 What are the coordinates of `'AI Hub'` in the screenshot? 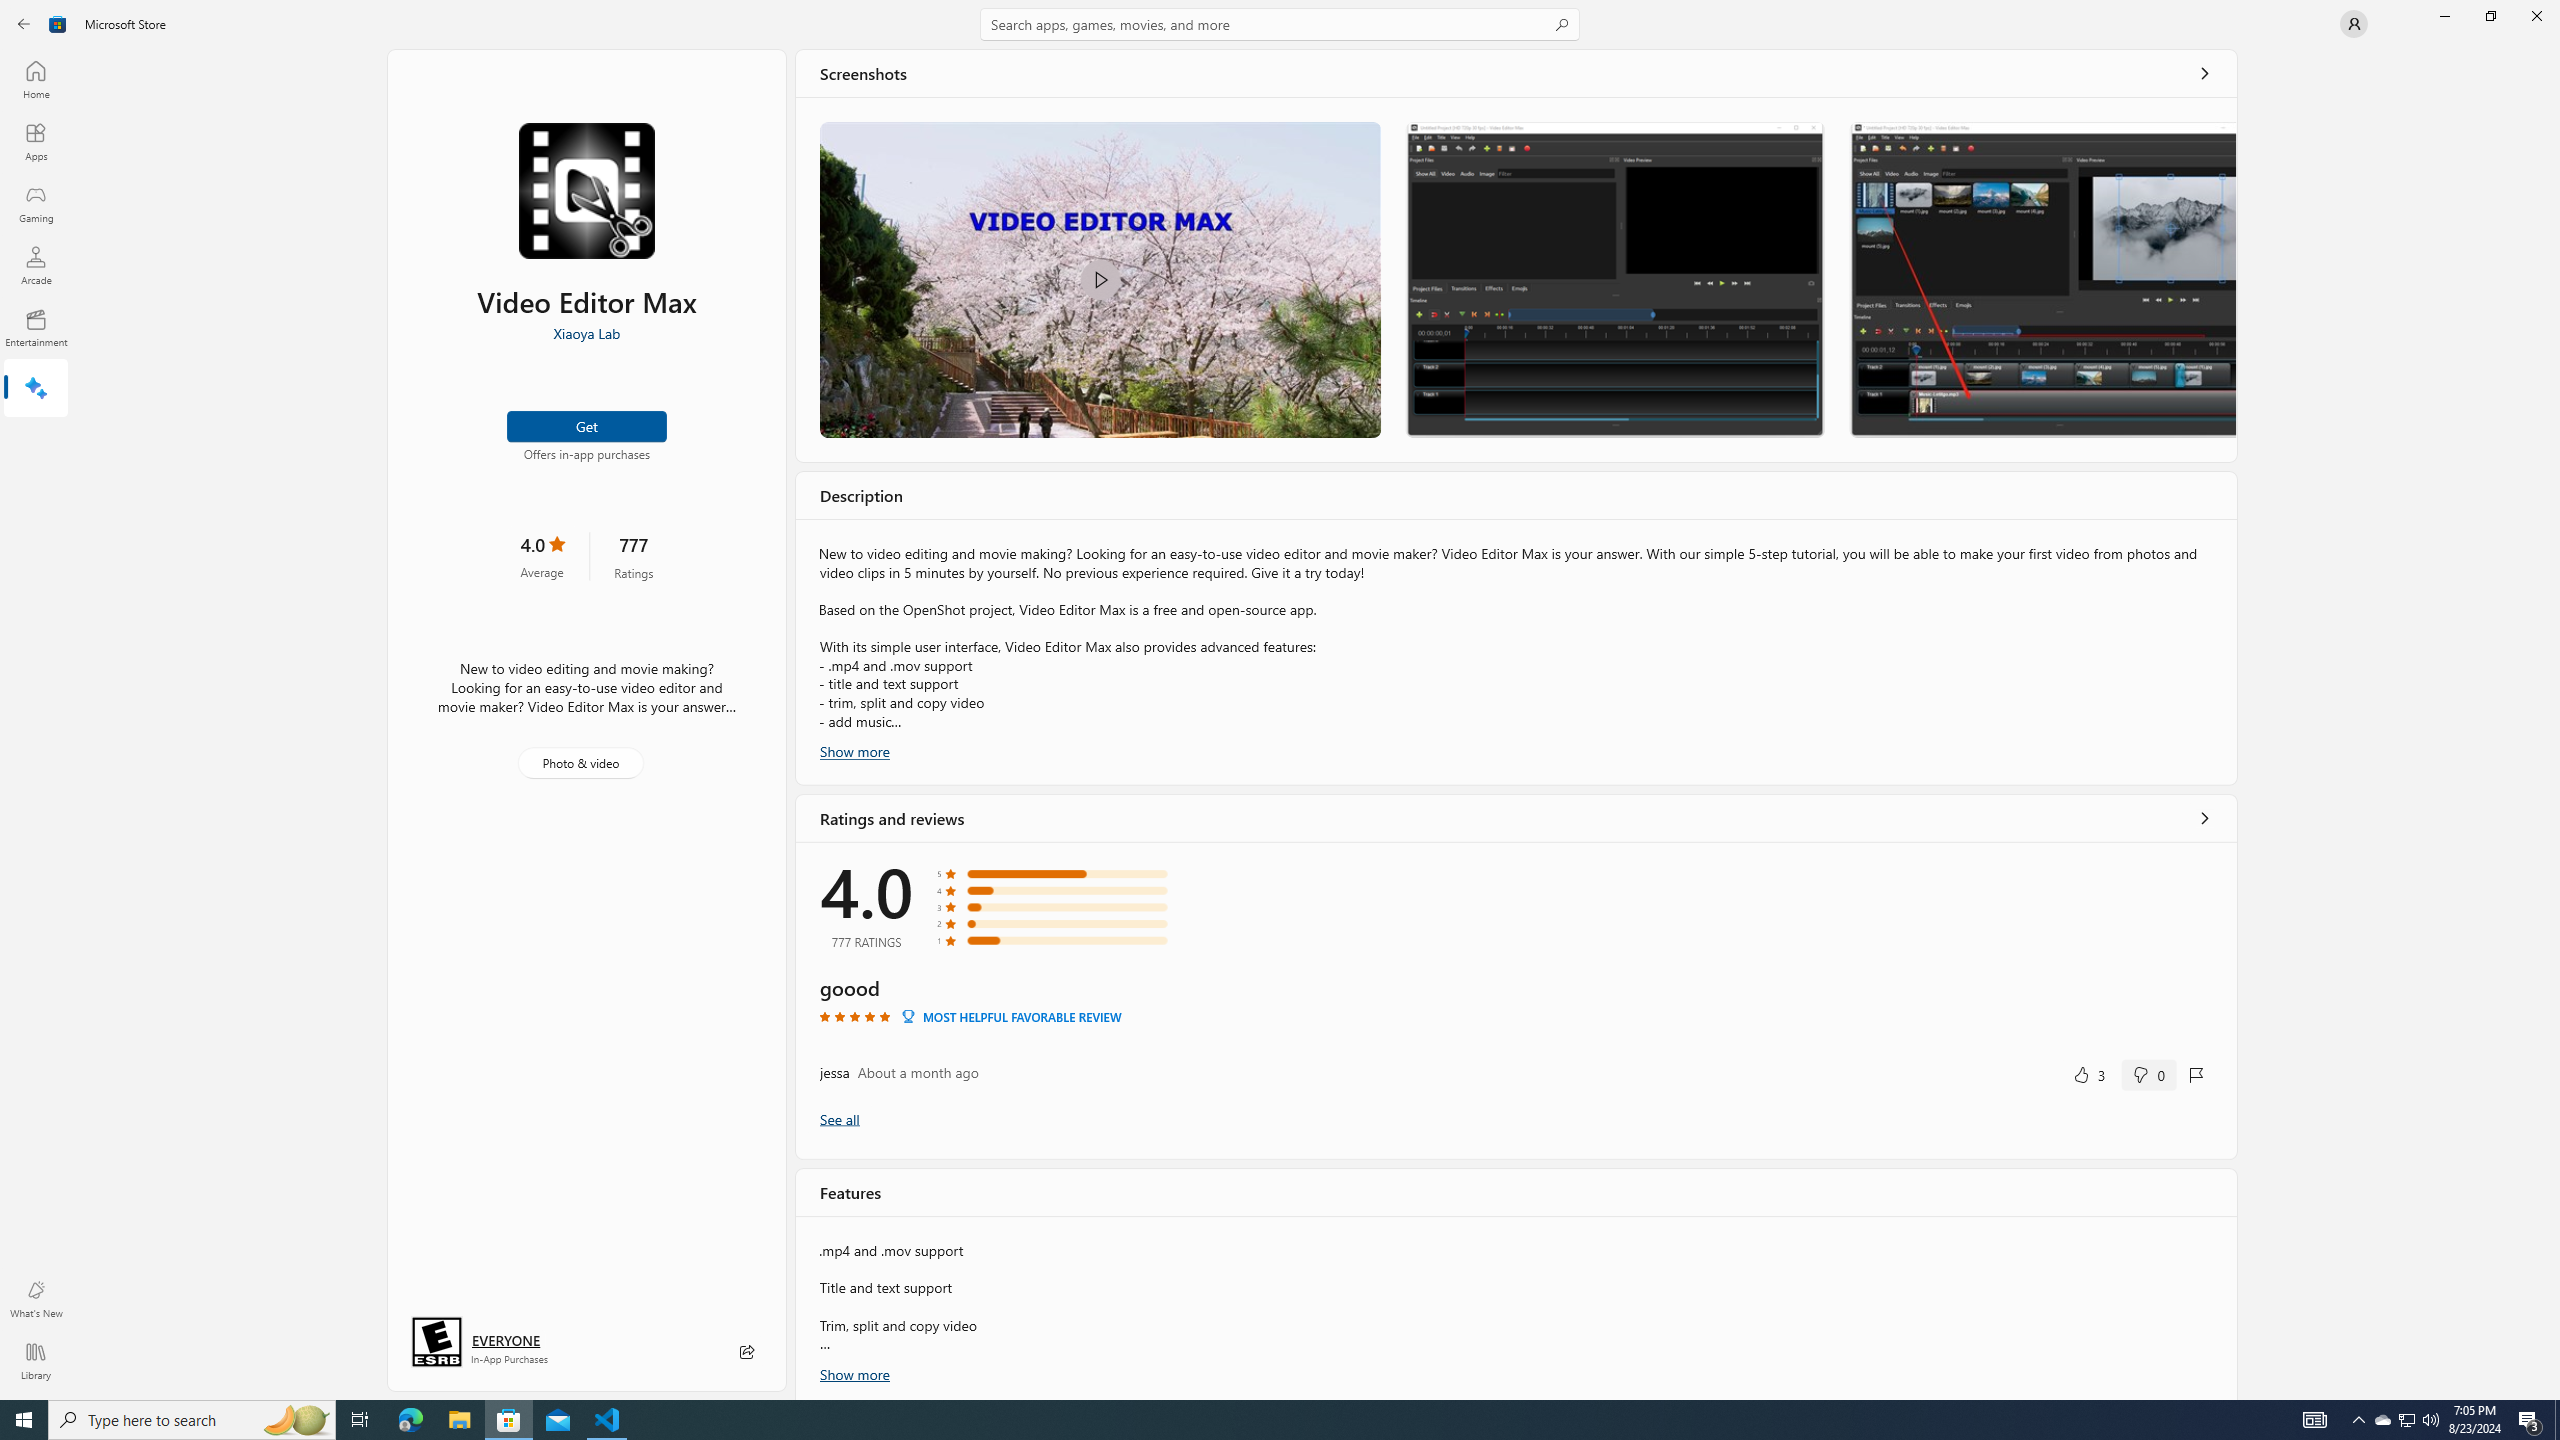 It's located at (34, 388).